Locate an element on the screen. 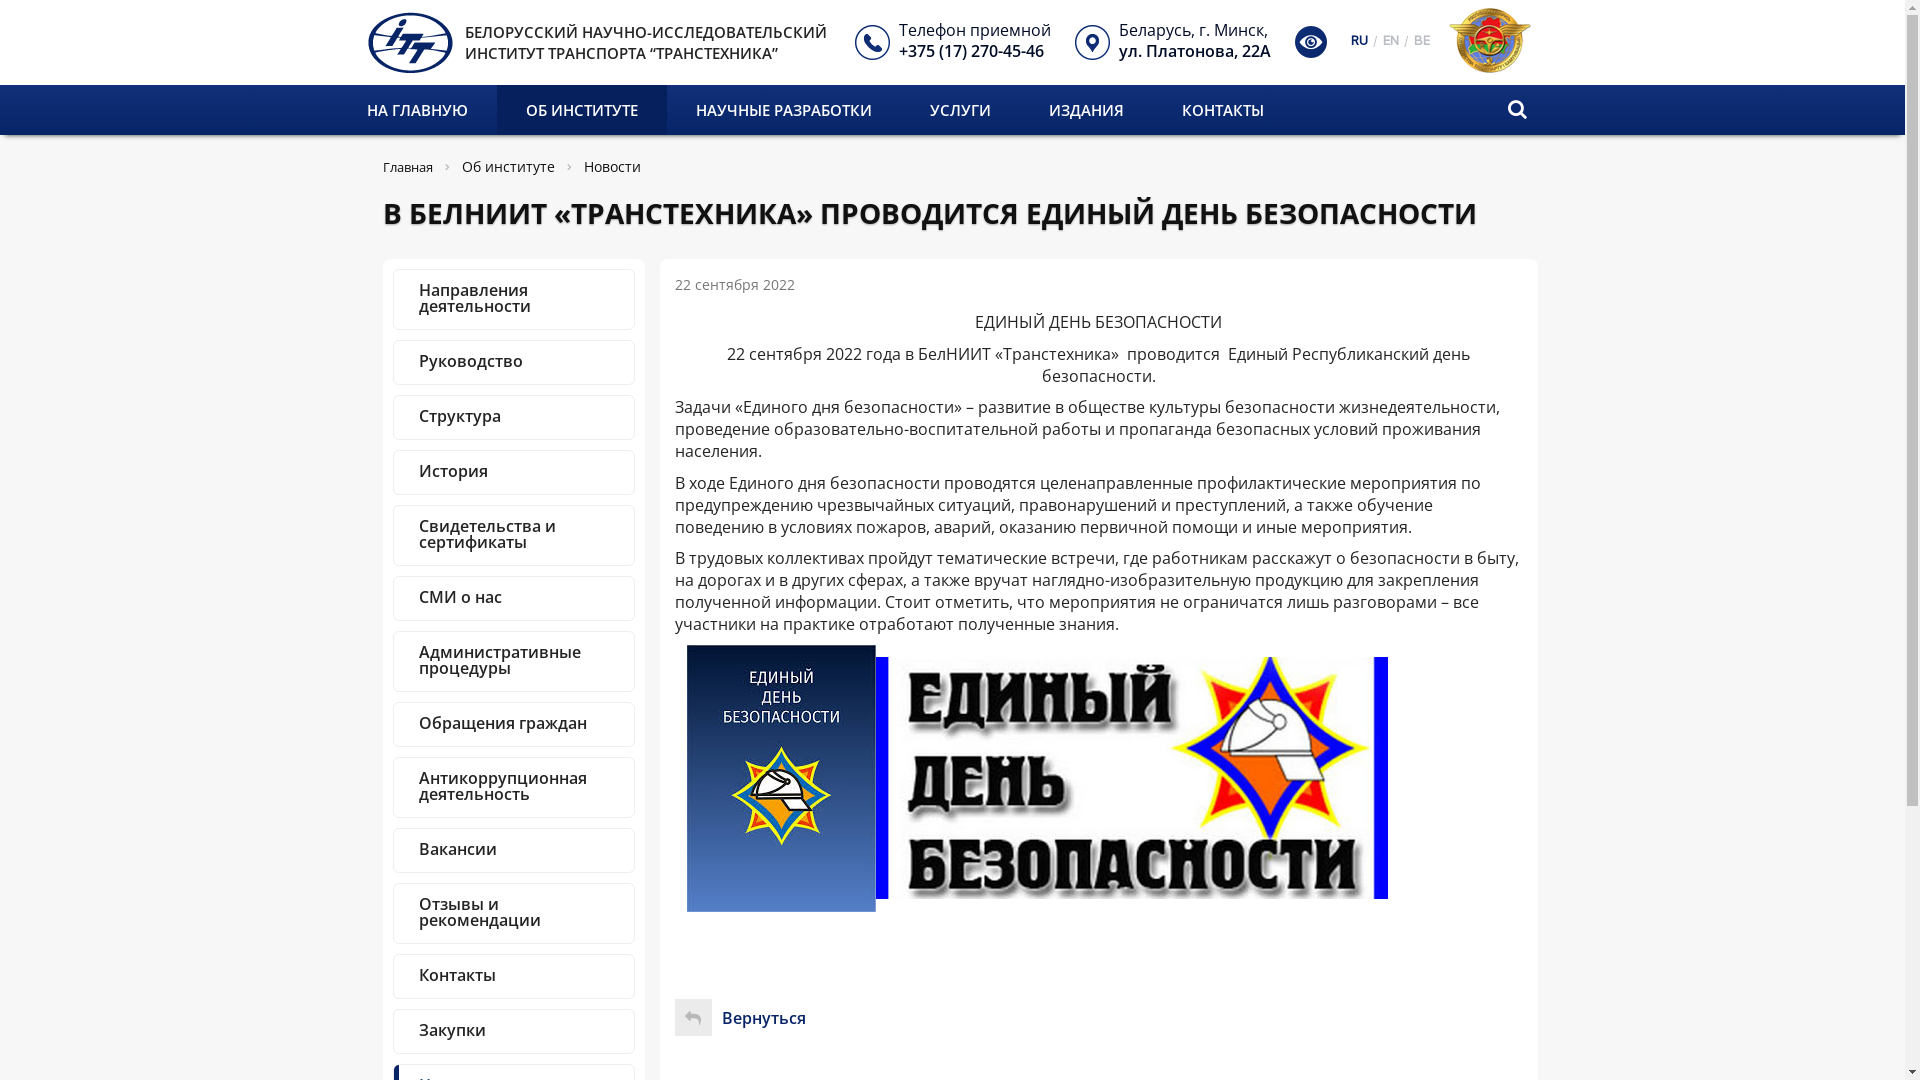 Image resolution: width=1920 pixels, height=1080 pixels. 'BE' is located at coordinates (1420, 37).